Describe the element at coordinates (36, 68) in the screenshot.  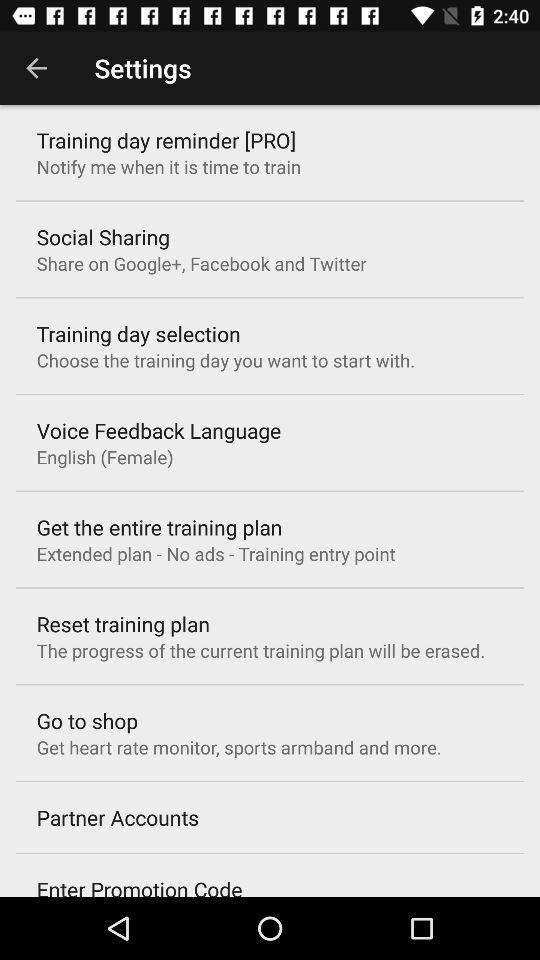
I see `the app to the left of settings` at that location.